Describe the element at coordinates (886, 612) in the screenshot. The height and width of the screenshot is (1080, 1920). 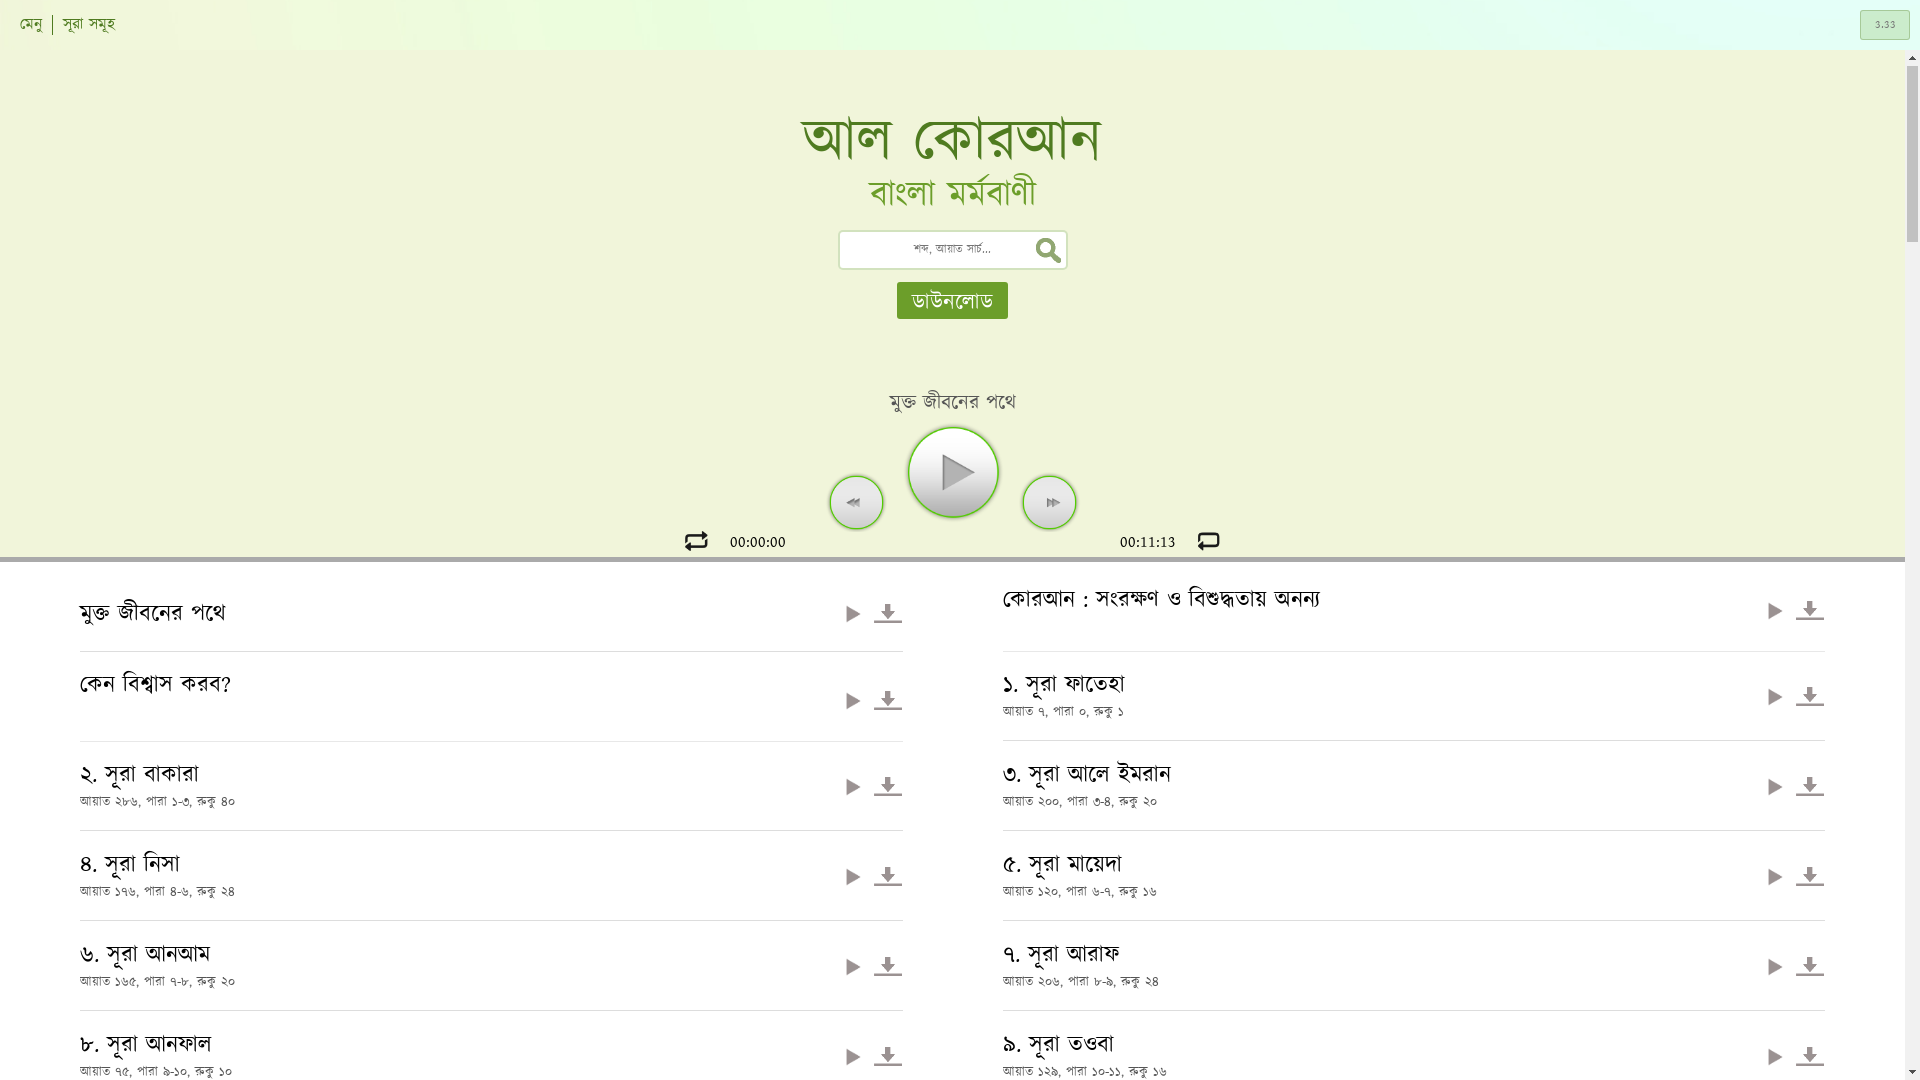
I see `'Download'` at that location.